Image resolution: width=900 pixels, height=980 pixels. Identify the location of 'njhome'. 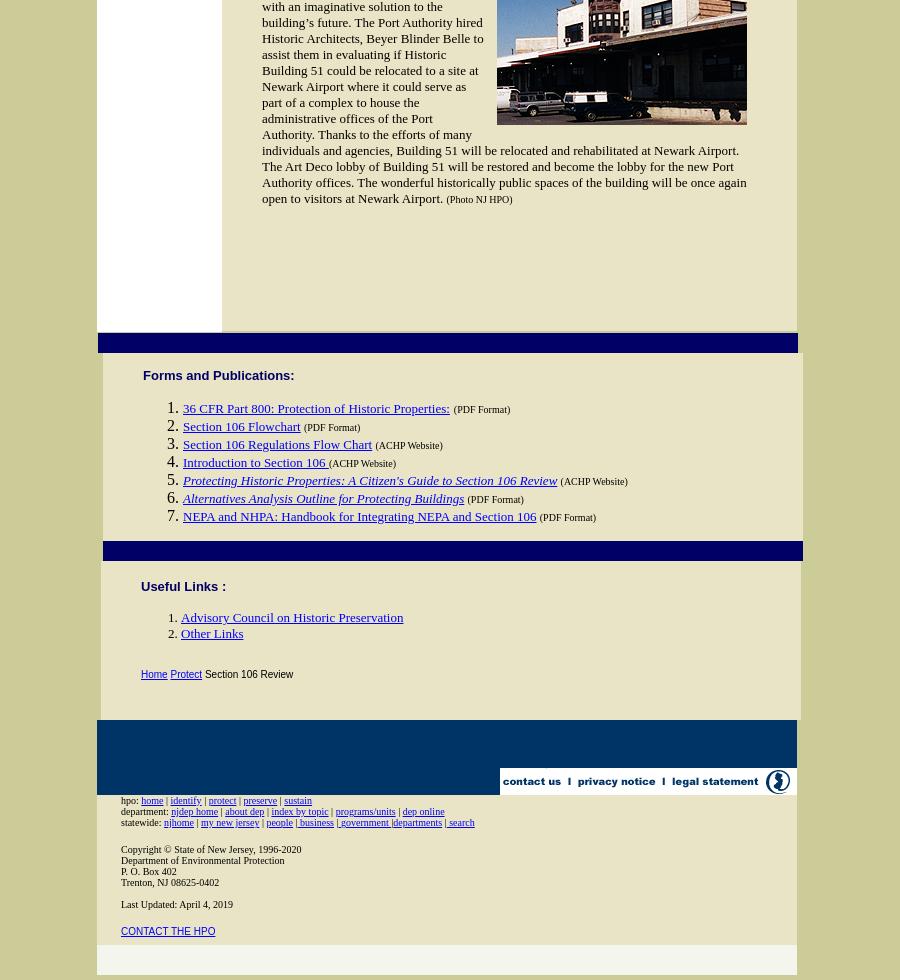
(163, 822).